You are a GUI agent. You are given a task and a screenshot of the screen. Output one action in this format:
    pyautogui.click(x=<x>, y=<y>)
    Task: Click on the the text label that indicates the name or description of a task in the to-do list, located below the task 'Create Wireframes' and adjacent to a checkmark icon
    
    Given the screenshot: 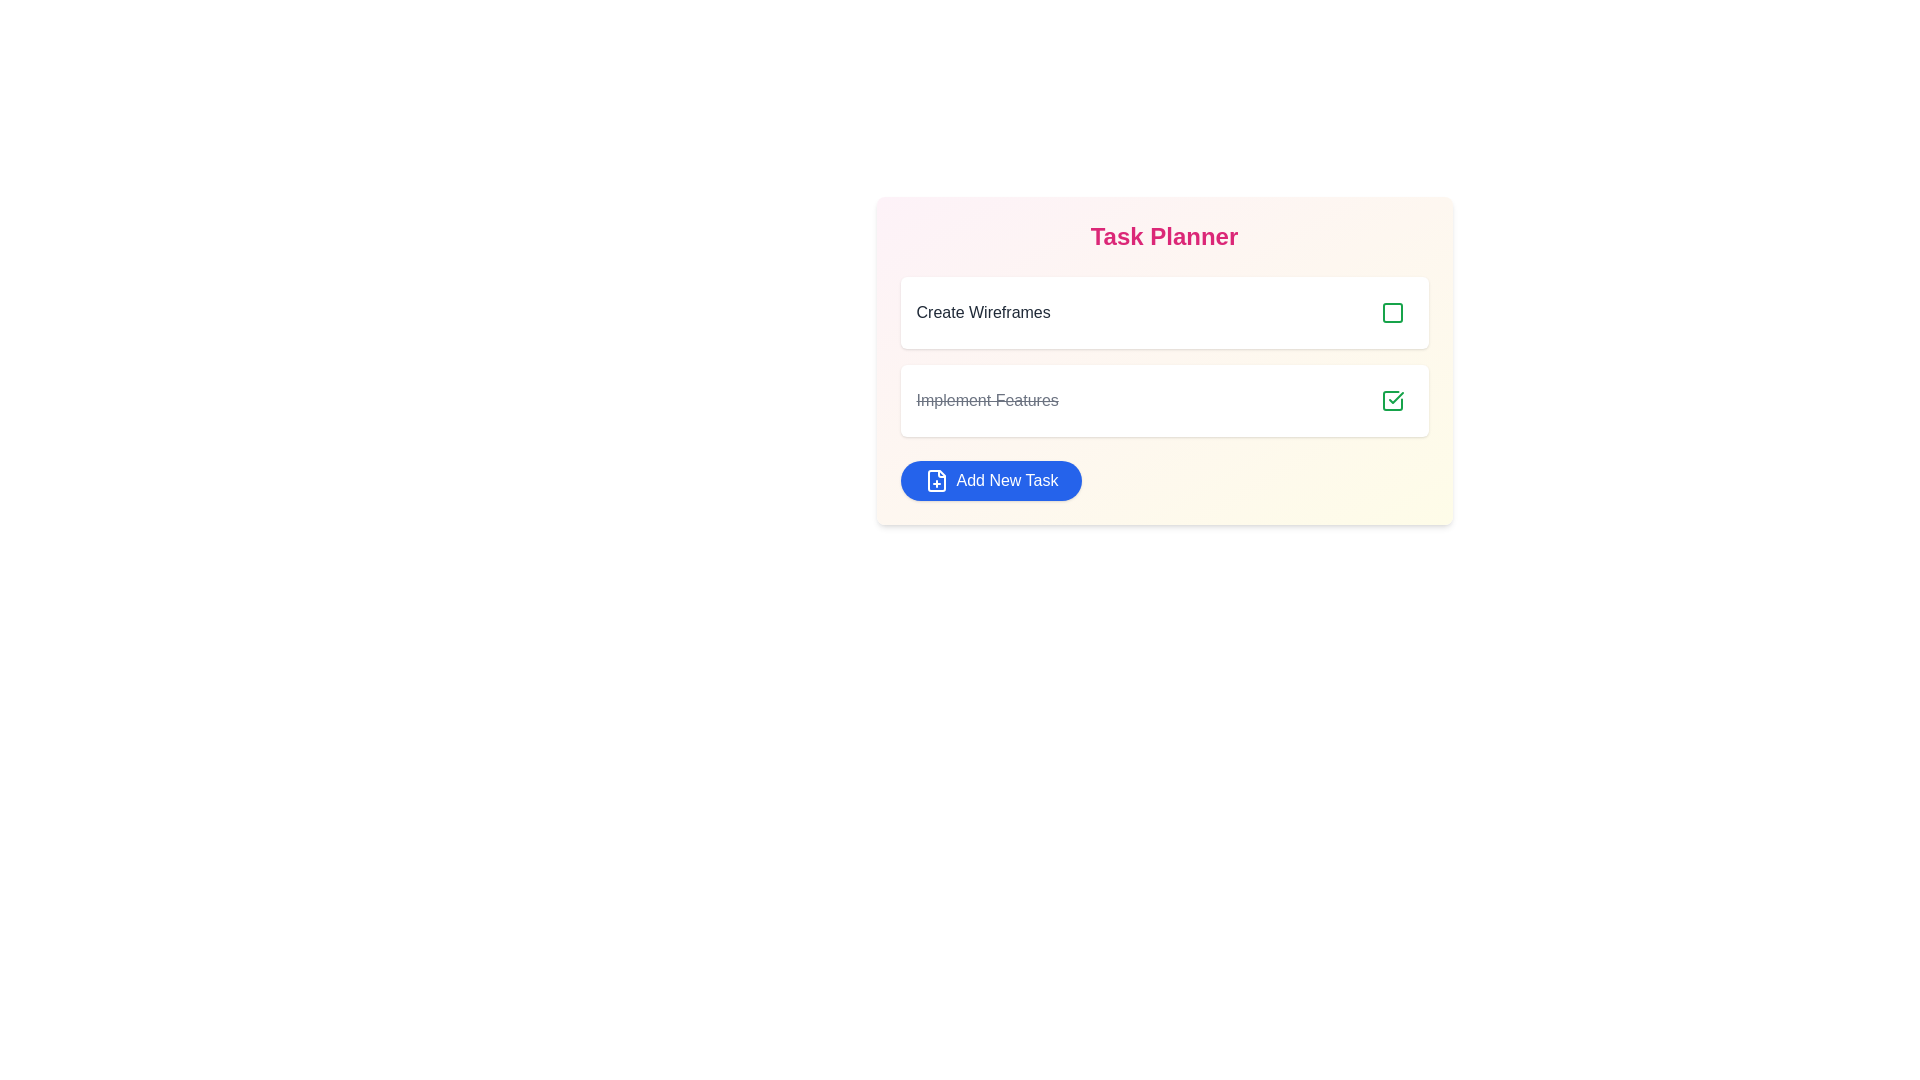 What is the action you would take?
    pyautogui.click(x=987, y=401)
    